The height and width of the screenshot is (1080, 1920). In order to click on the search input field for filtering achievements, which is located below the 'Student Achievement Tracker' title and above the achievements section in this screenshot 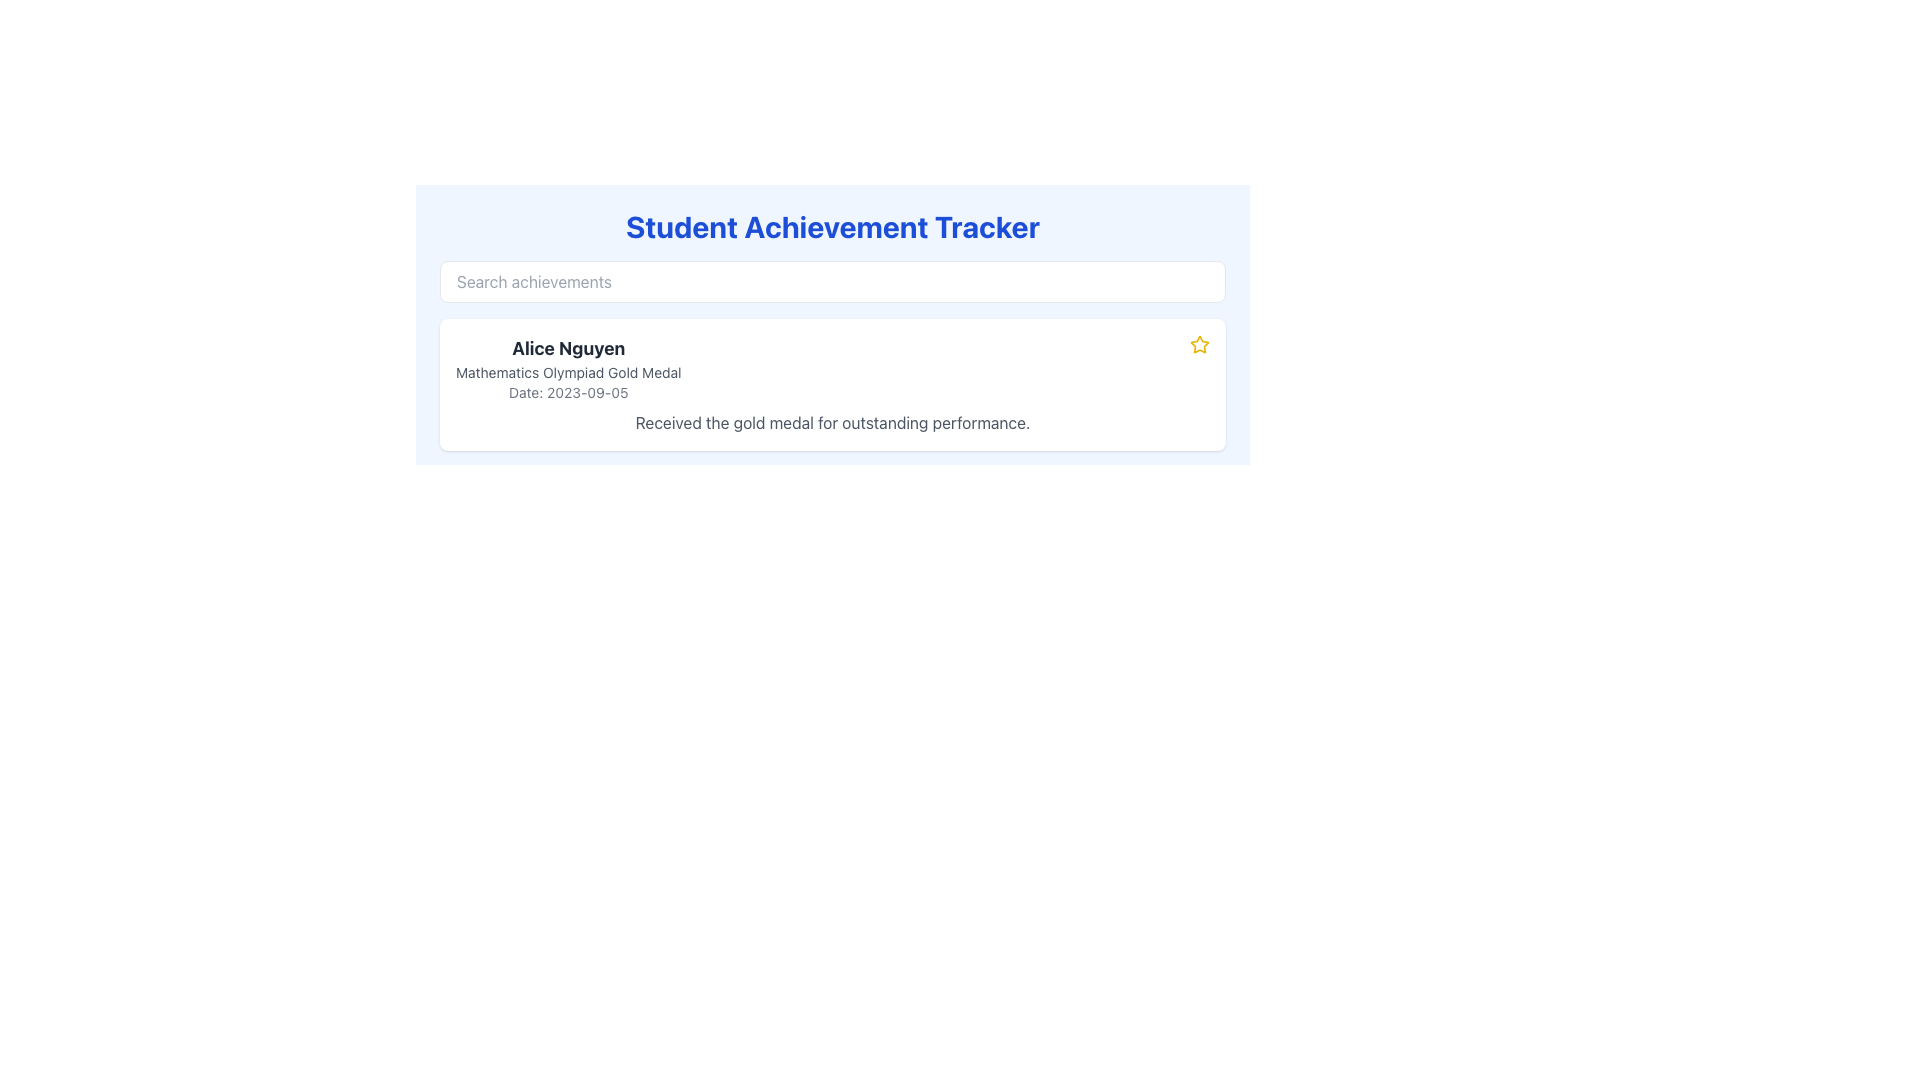, I will do `click(833, 281)`.